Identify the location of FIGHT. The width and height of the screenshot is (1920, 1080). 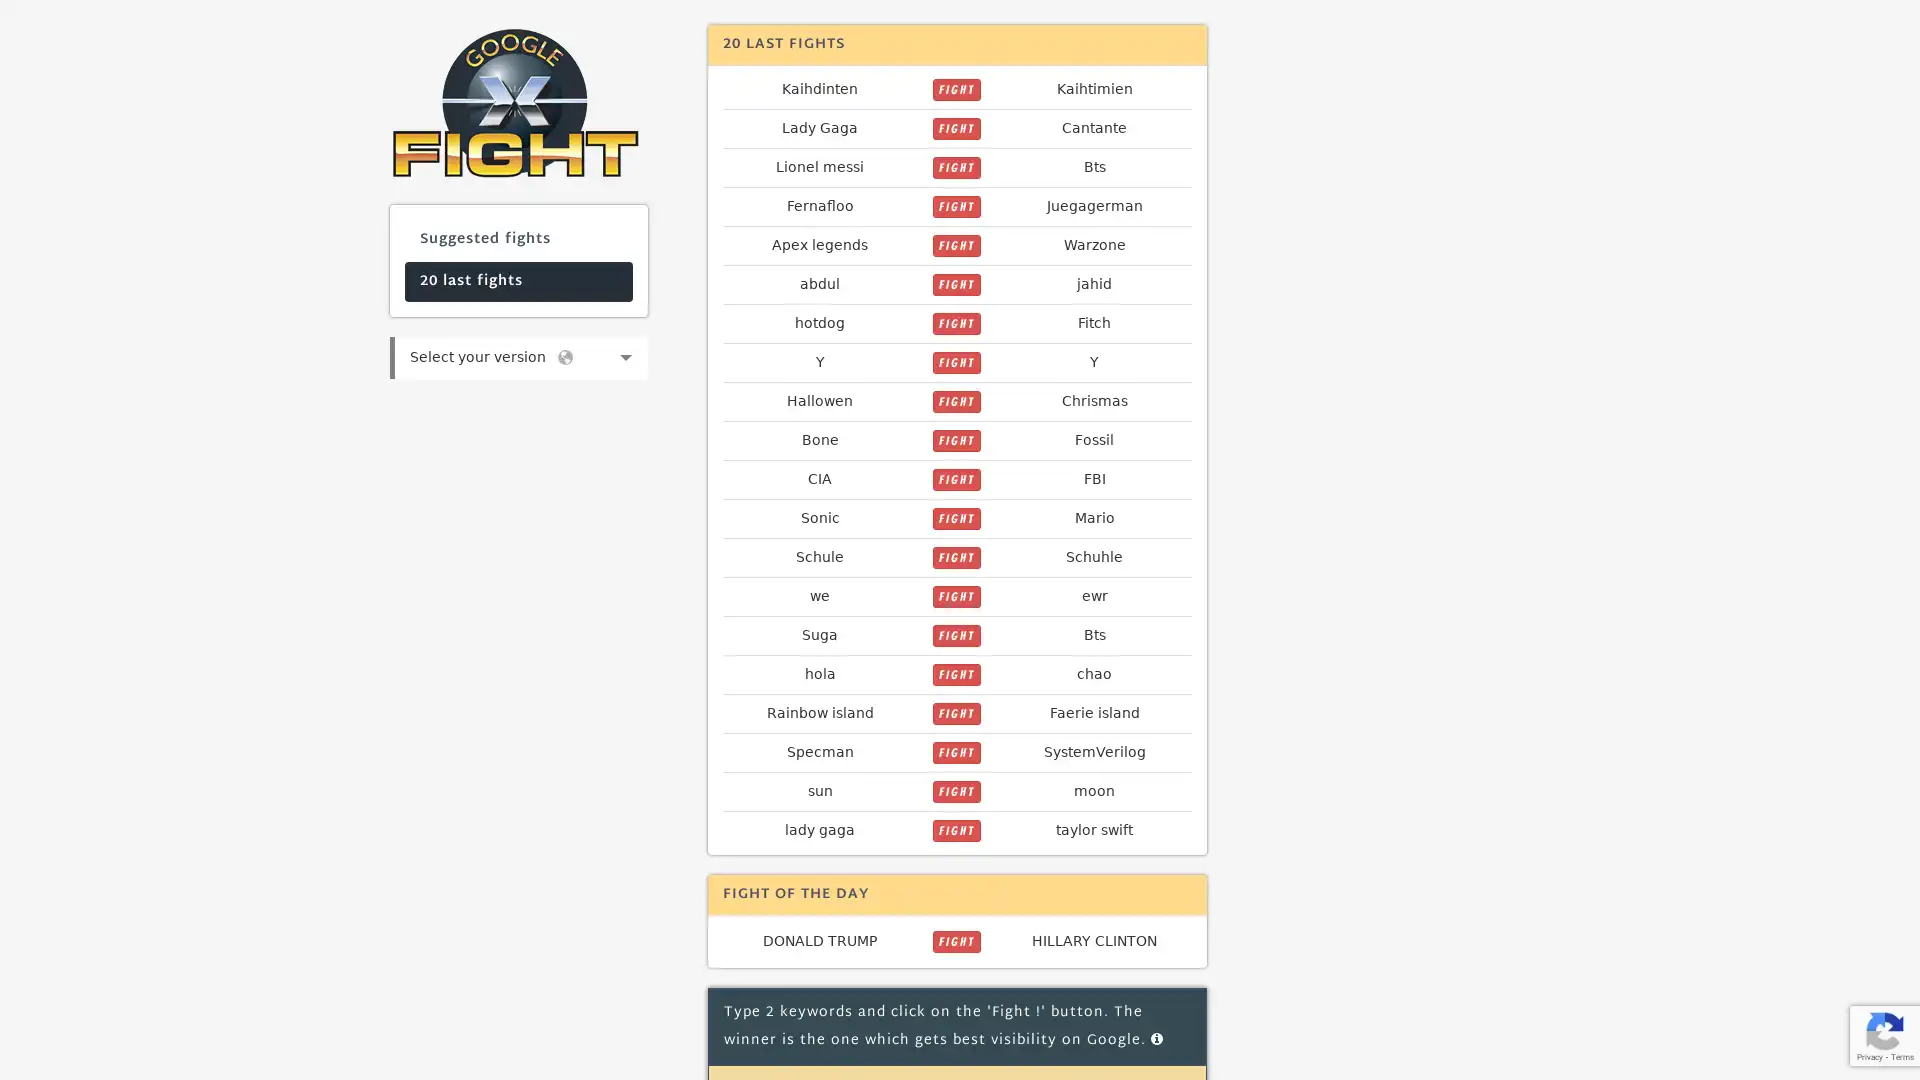
(955, 675).